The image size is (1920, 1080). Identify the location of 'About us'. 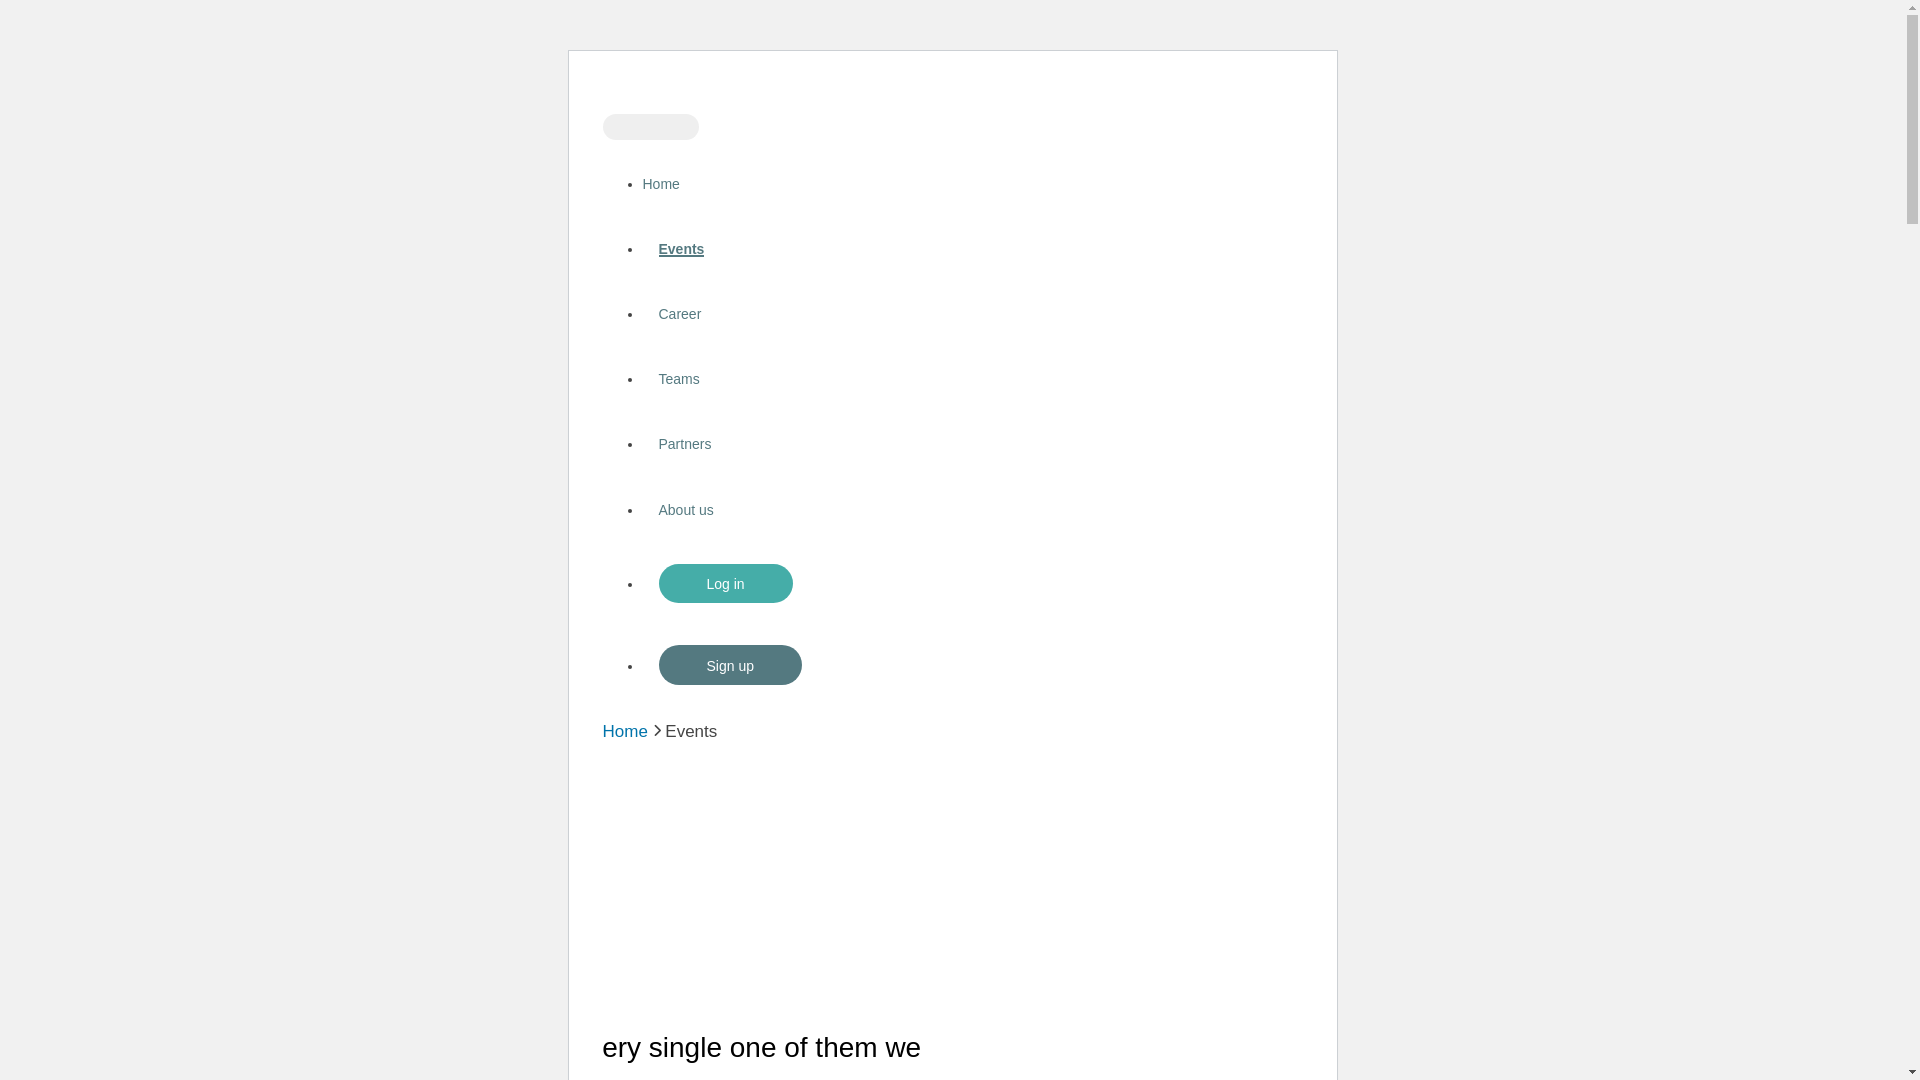
(685, 508).